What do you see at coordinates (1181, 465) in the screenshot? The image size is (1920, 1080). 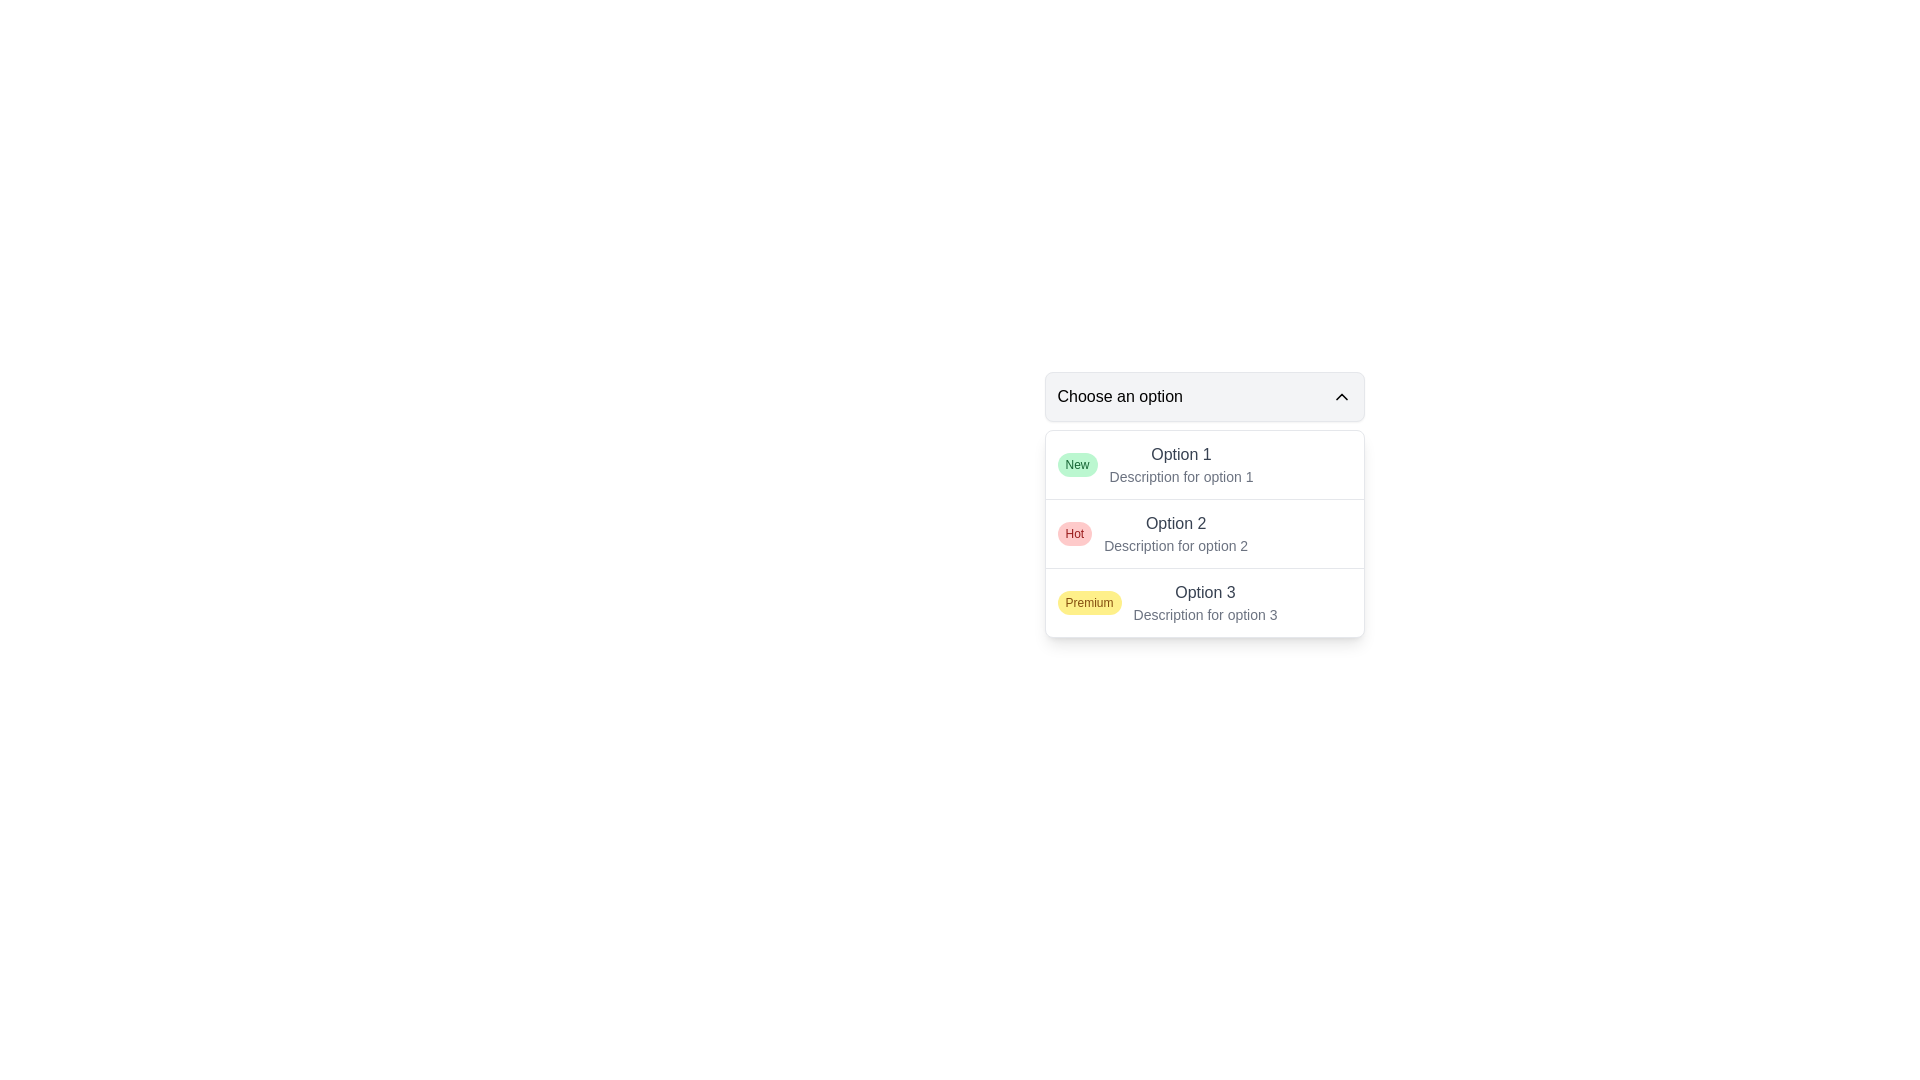 I see `the dropdown menu item labeled 'Option 1'` at bounding box center [1181, 465].